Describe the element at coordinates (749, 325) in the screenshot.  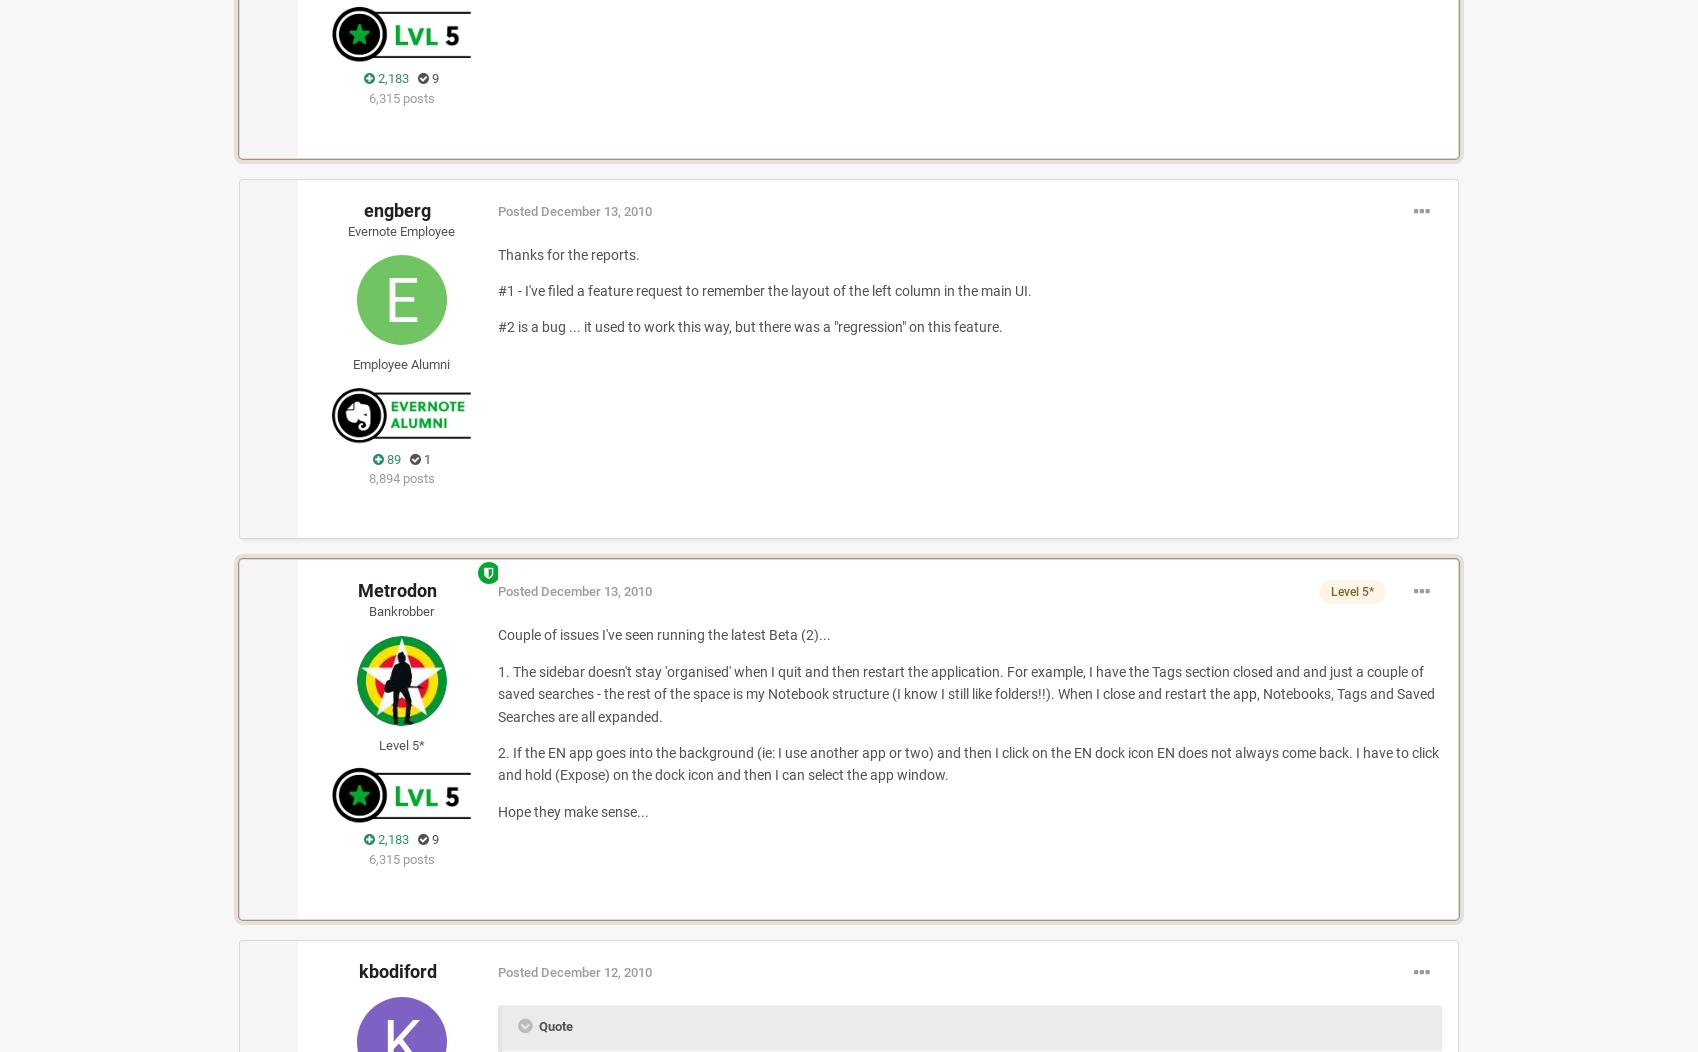
I see `'#2 is a bug ... it used to work this way, but there was a "regression" on this feature.'` at that location.